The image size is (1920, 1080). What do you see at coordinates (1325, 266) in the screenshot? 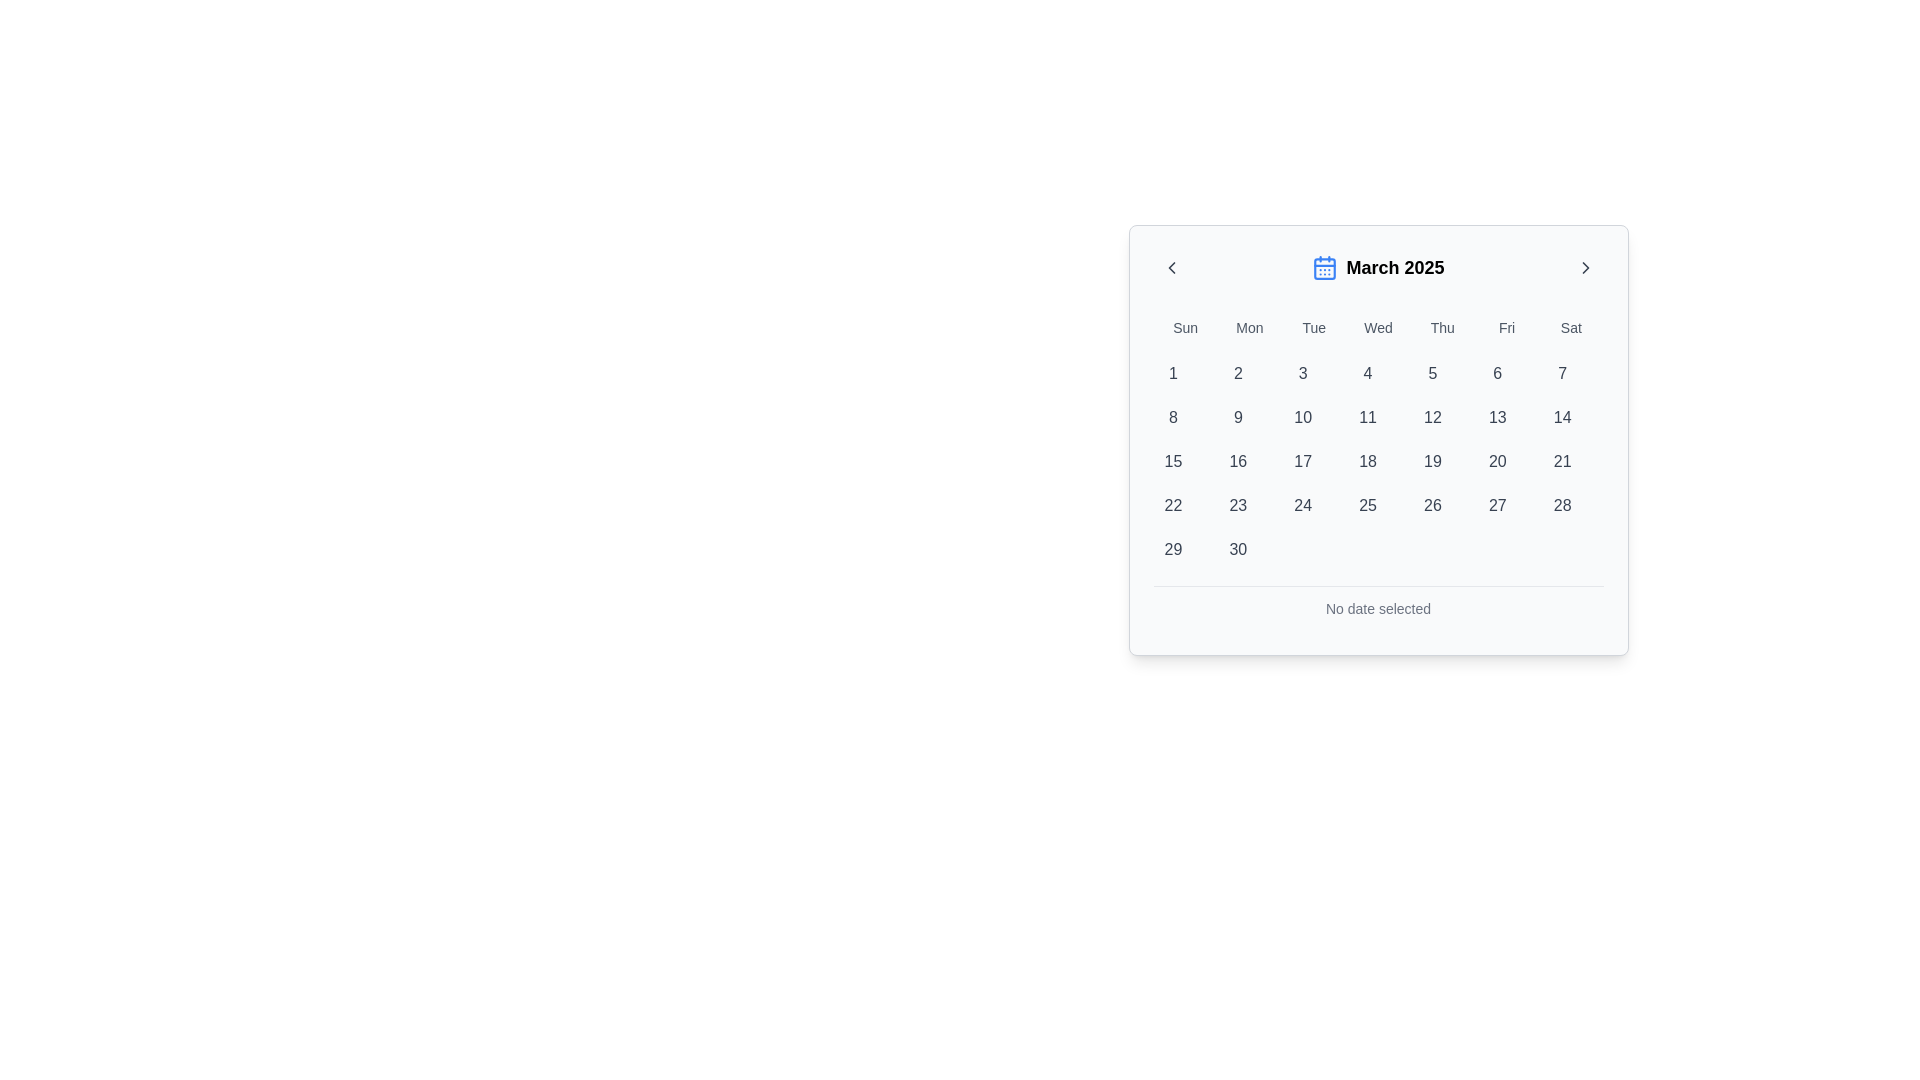
I see `the blue calendar icon located to the left of the text 'March 2025' in the date picker component` at bounding box center [1325, 266].